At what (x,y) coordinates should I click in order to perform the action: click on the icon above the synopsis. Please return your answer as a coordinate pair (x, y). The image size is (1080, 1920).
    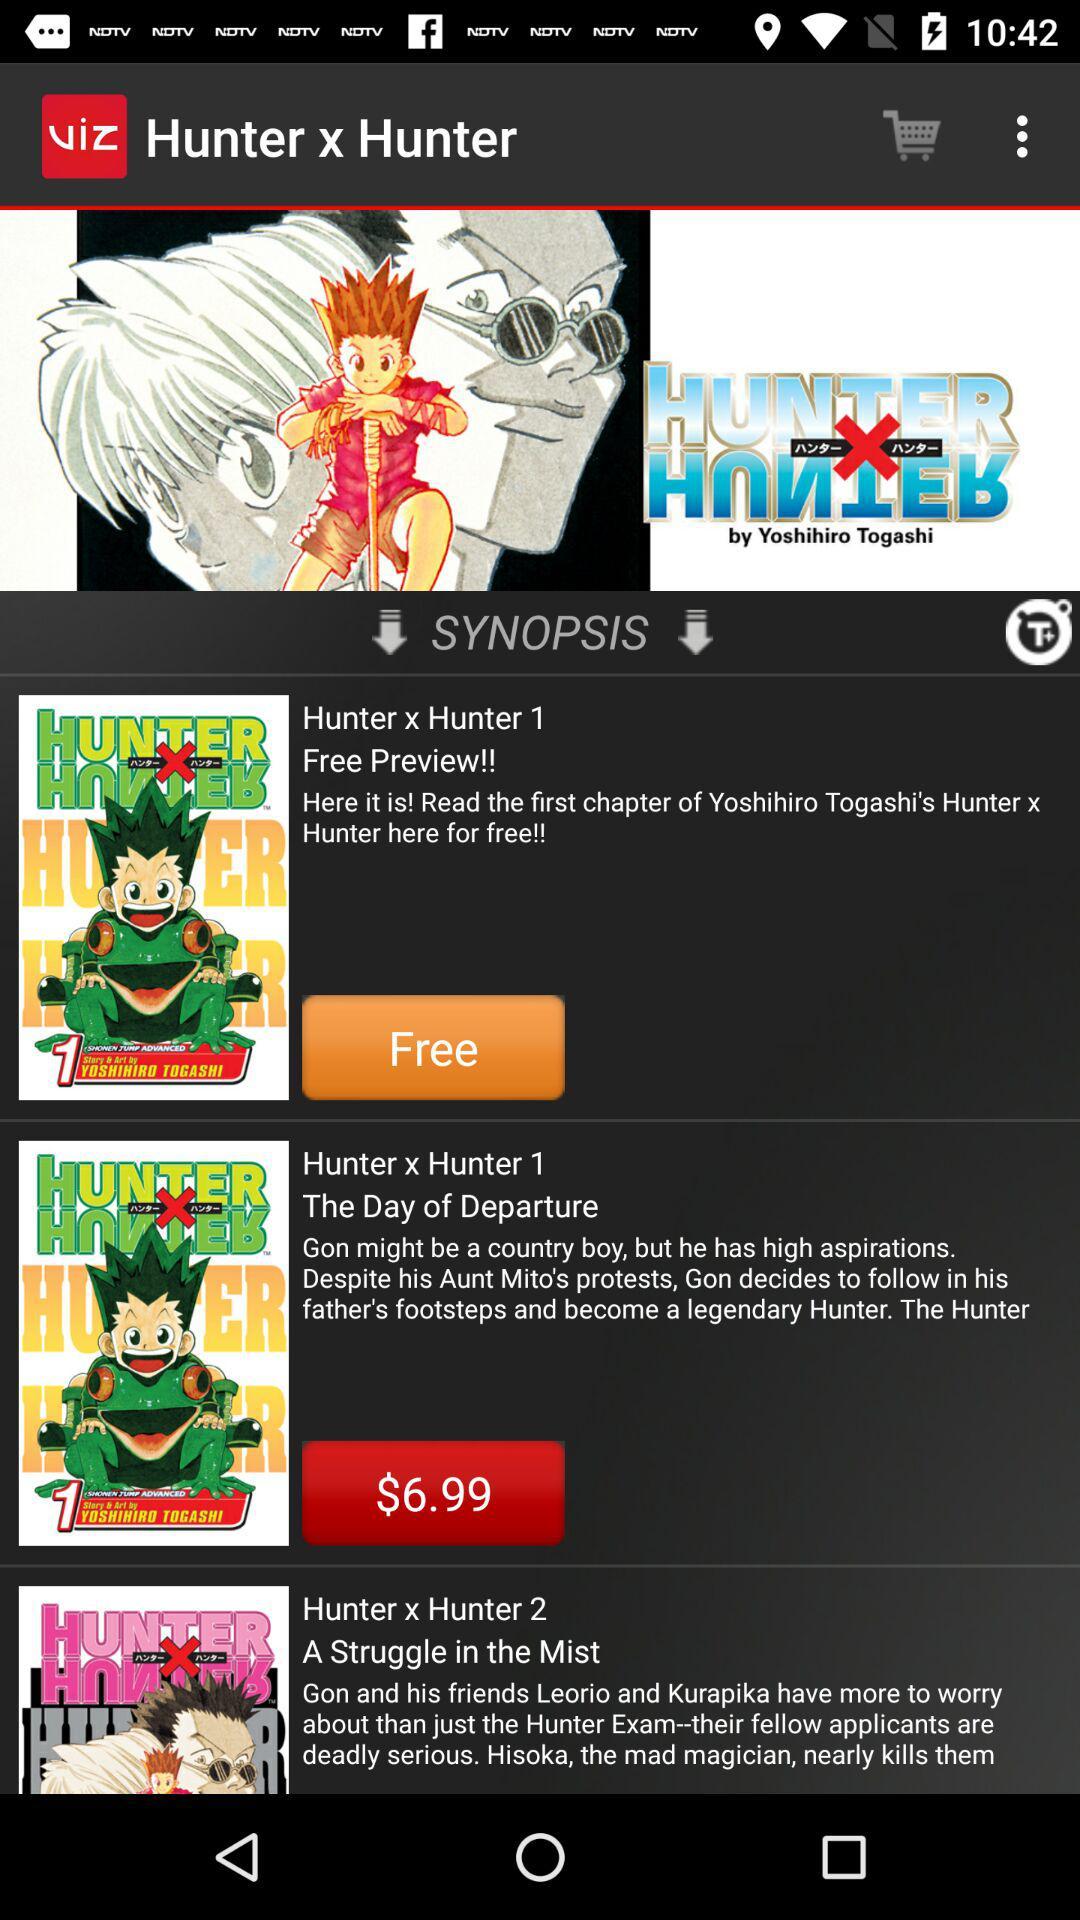
    Looking at the image, I should click on (540, 400).